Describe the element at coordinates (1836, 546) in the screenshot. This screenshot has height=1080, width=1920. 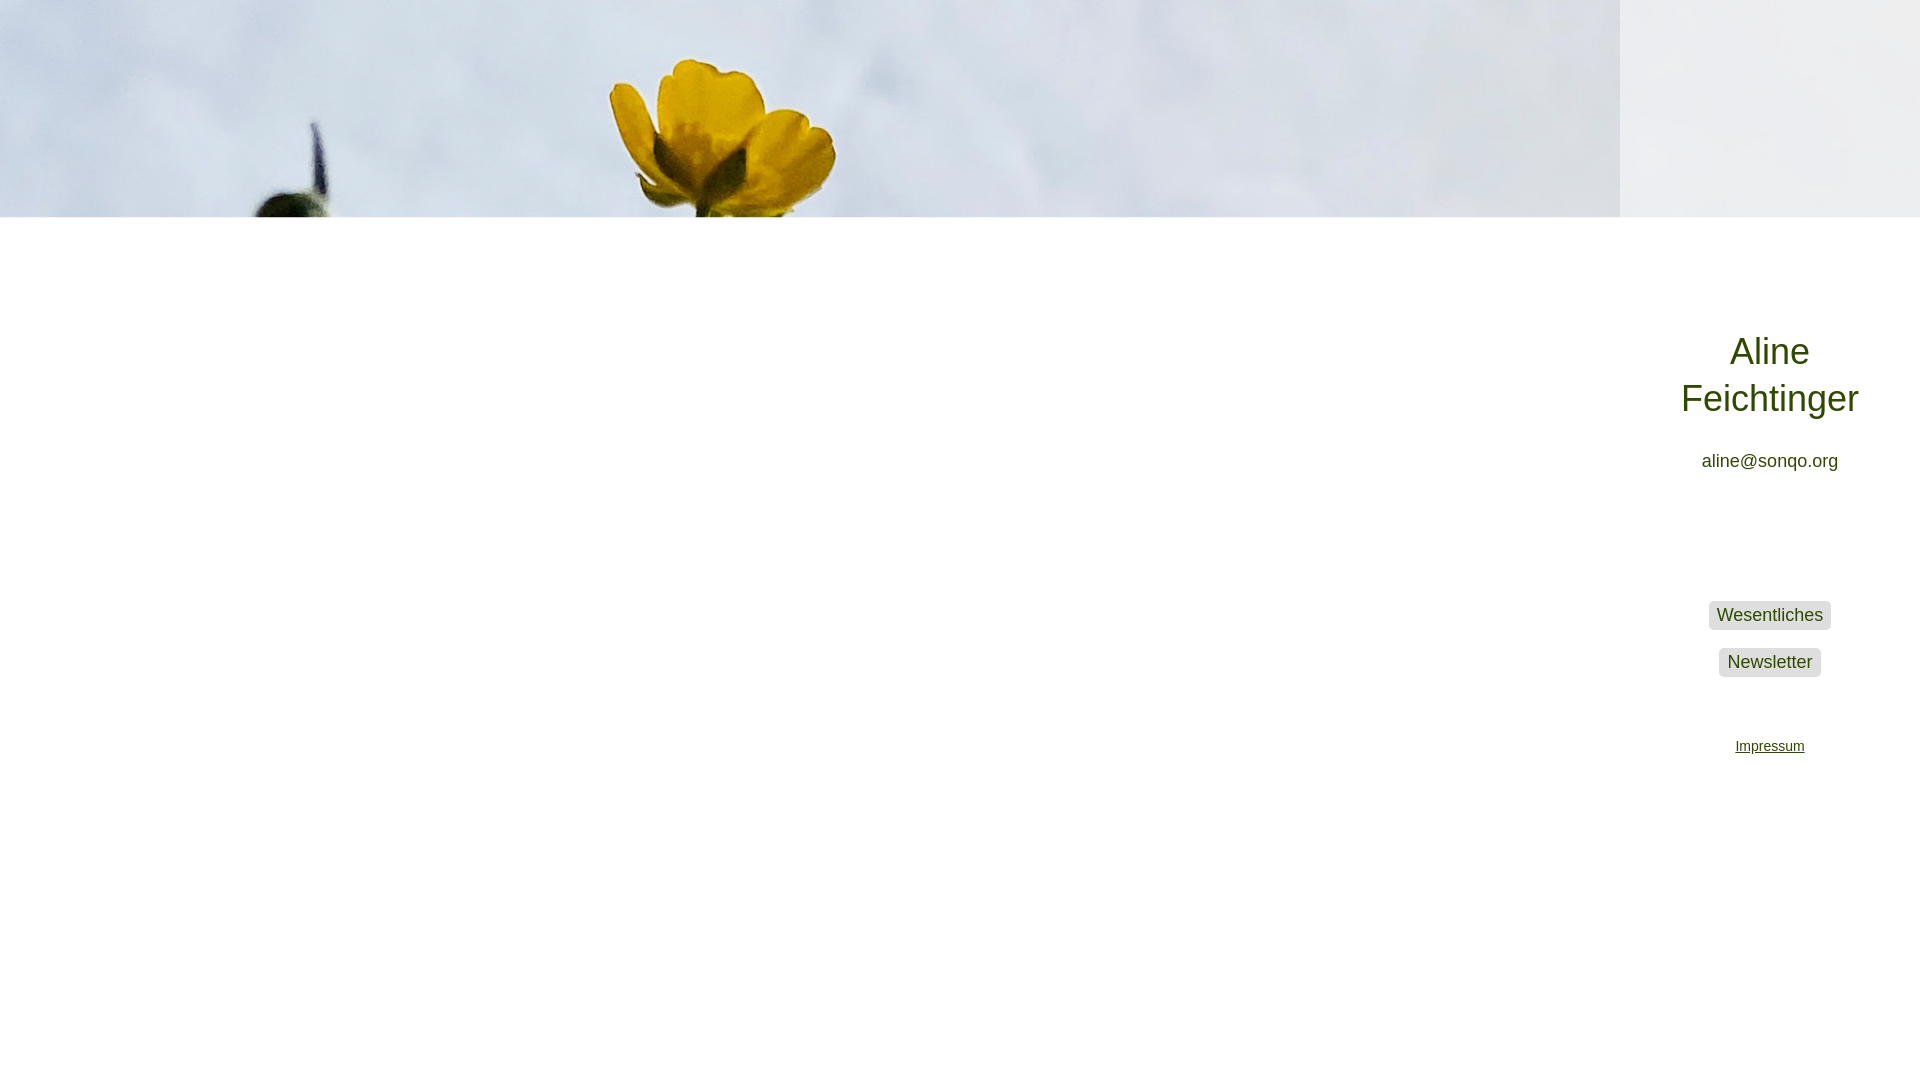
I see `'Aline Feichtinger bei LinkedIn'` at that location.